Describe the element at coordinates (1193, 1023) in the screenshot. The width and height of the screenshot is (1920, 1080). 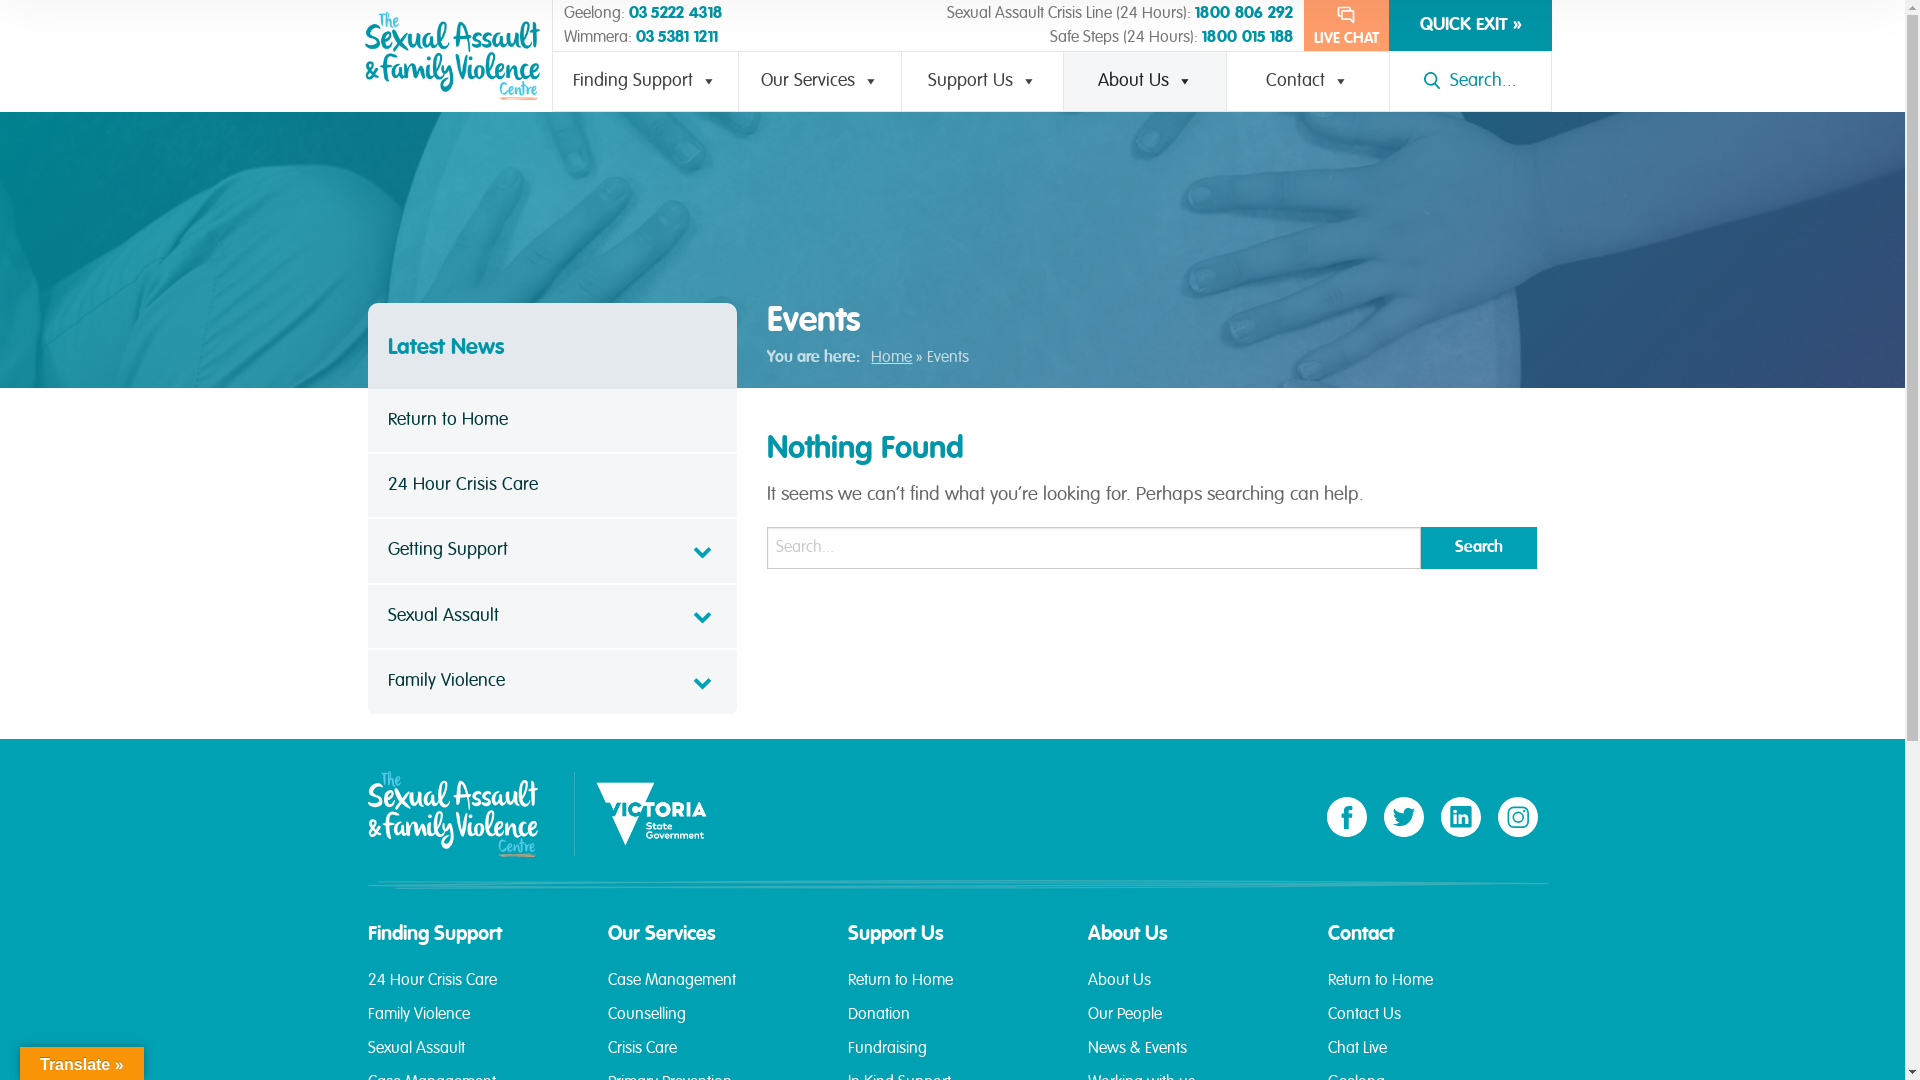
I see `'Our People'` at that location.